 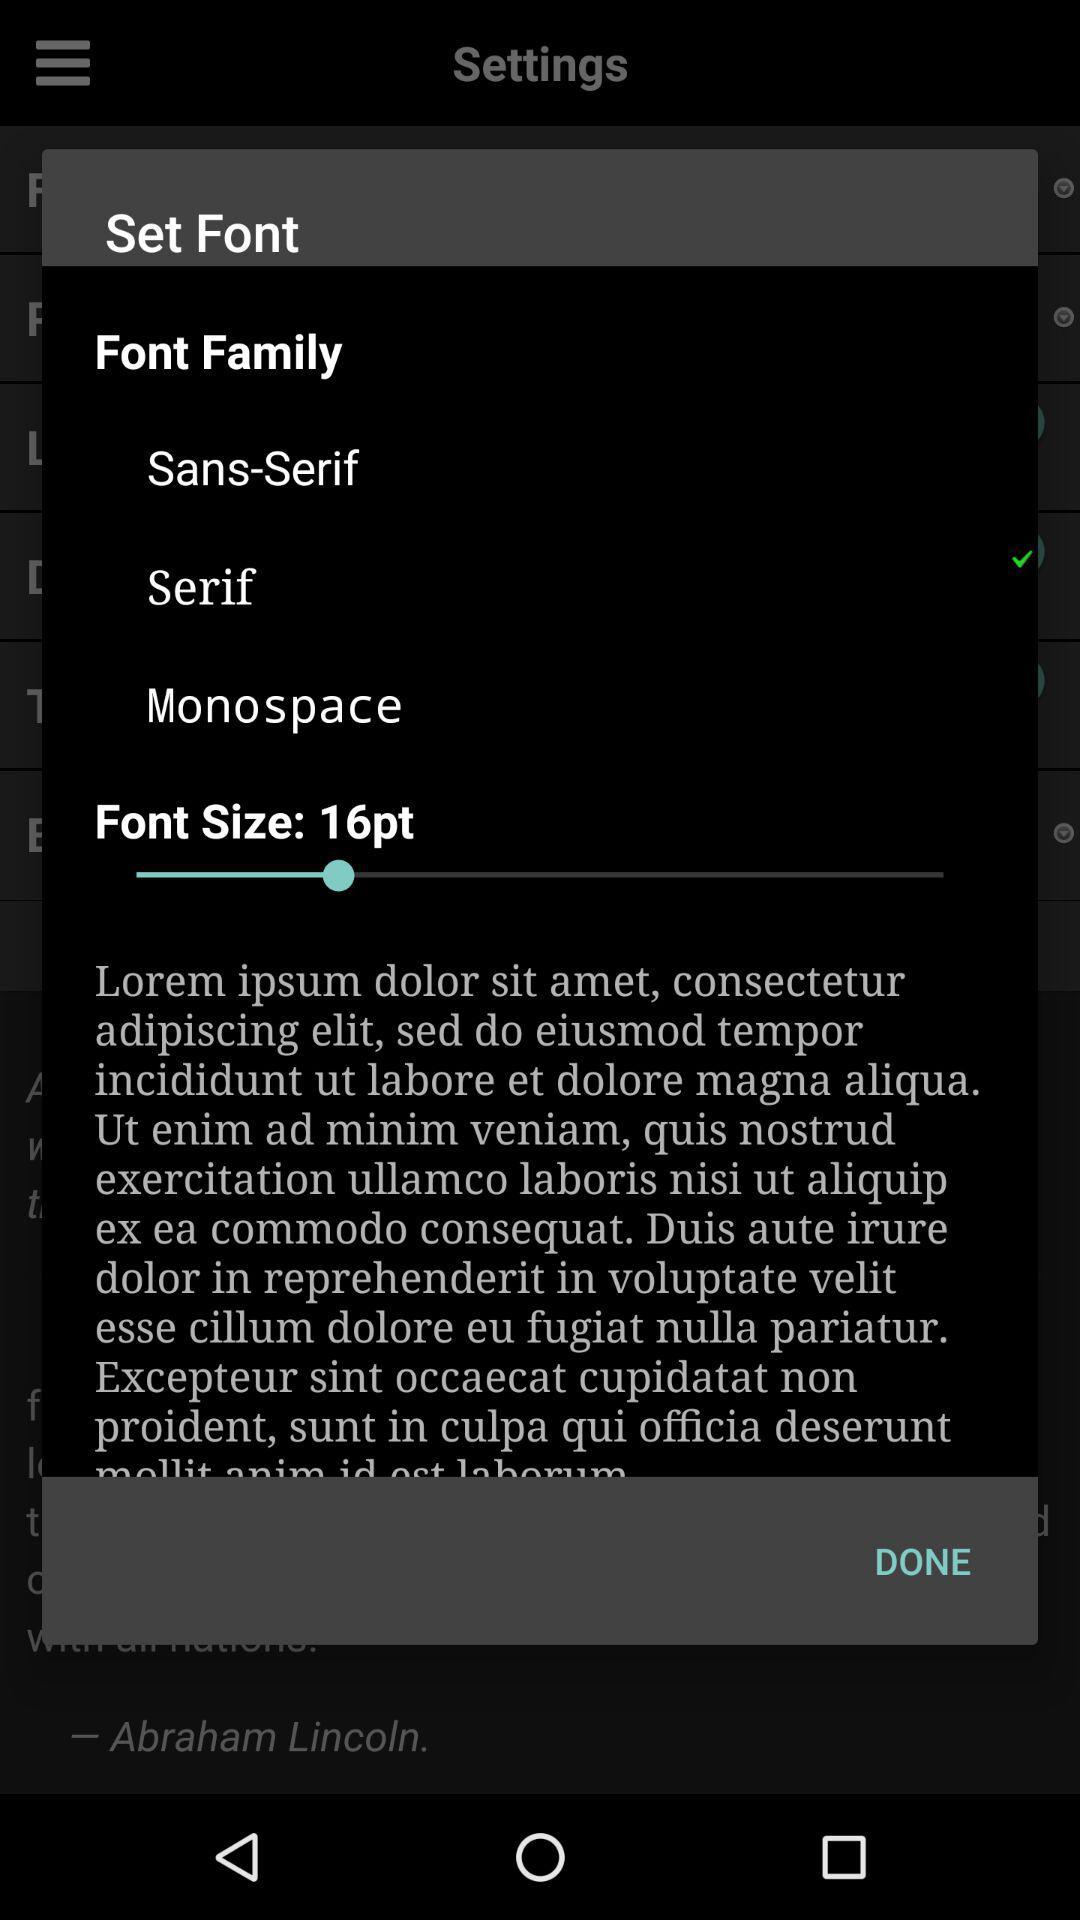 What do you see at coordinates (540, 875) in the screenshot?
I see `adjust font size` at bounding box center [540, 875].